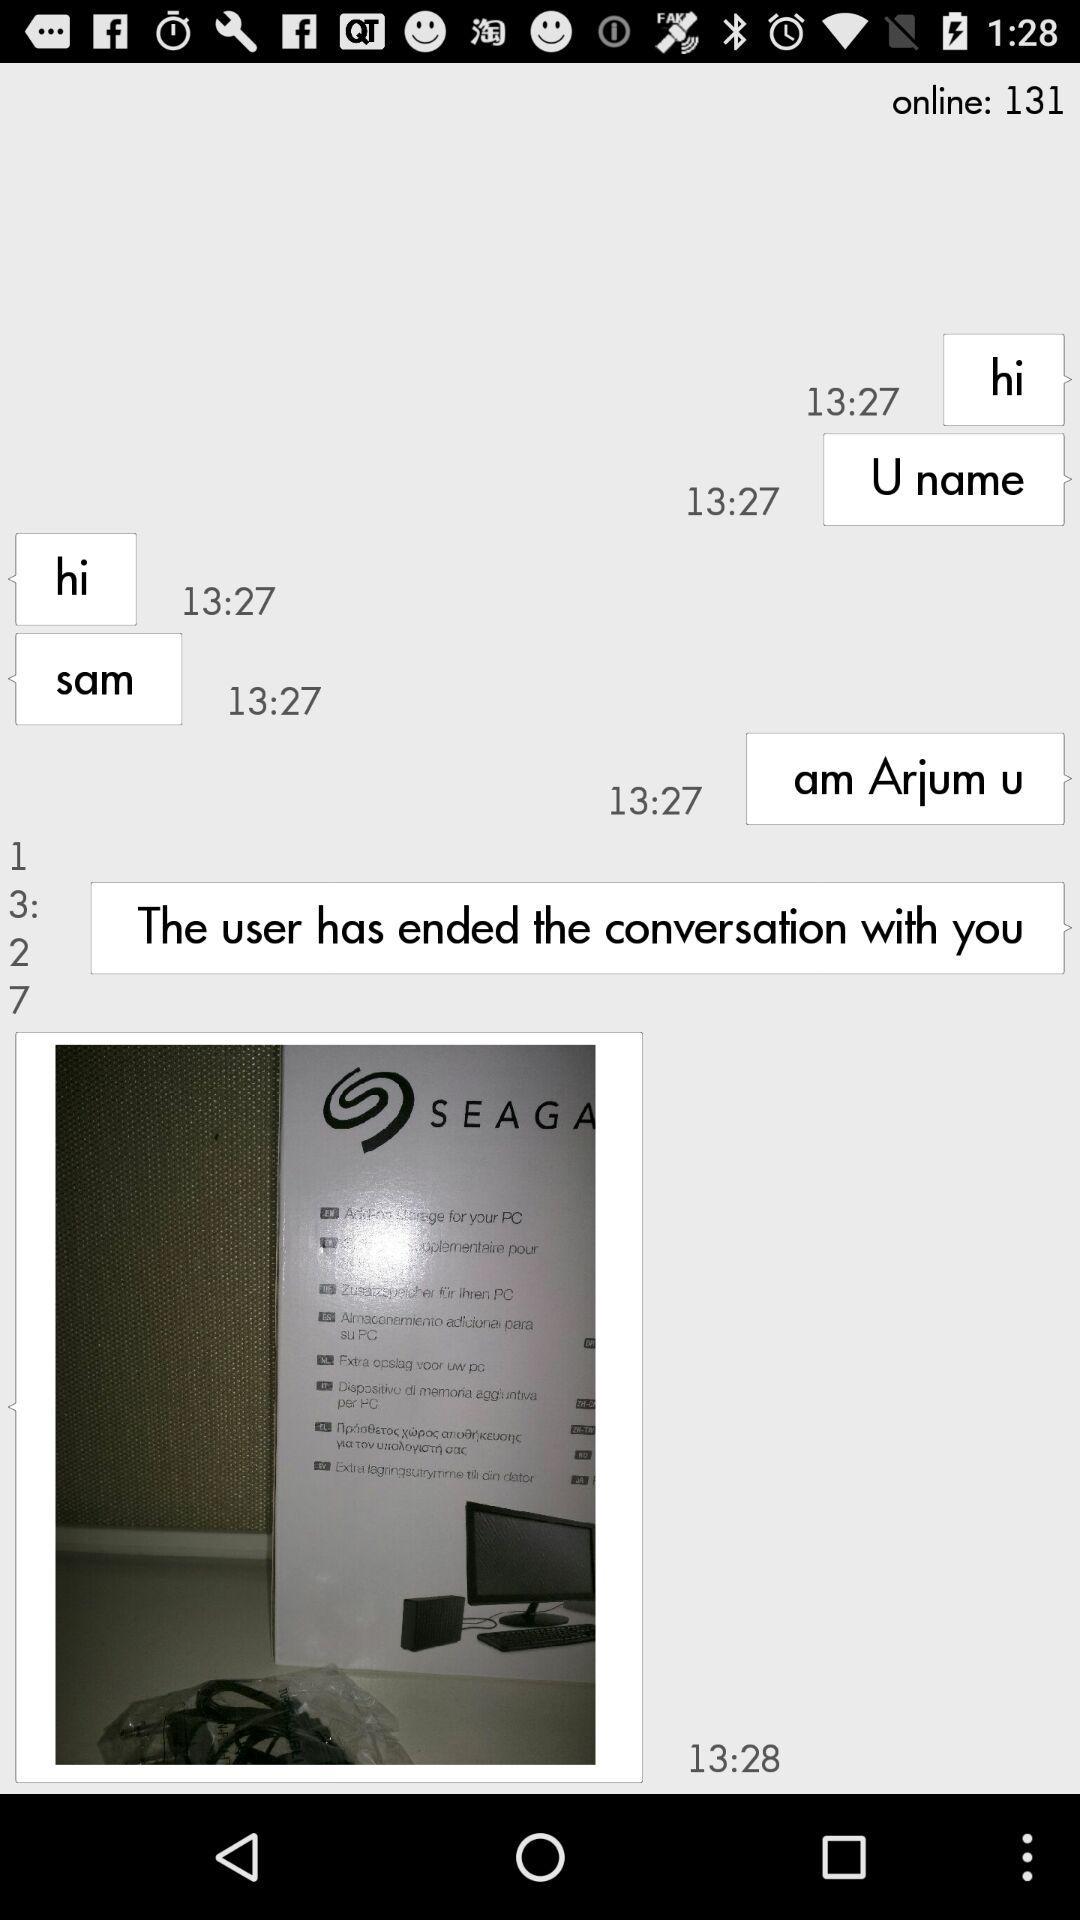 This screenshot has height=1920, width=1080. What do you see at coordinates (324, 1403) in the screenshot?
I see `the icon below 13:27 icon` at bounding box center [324, 1403].